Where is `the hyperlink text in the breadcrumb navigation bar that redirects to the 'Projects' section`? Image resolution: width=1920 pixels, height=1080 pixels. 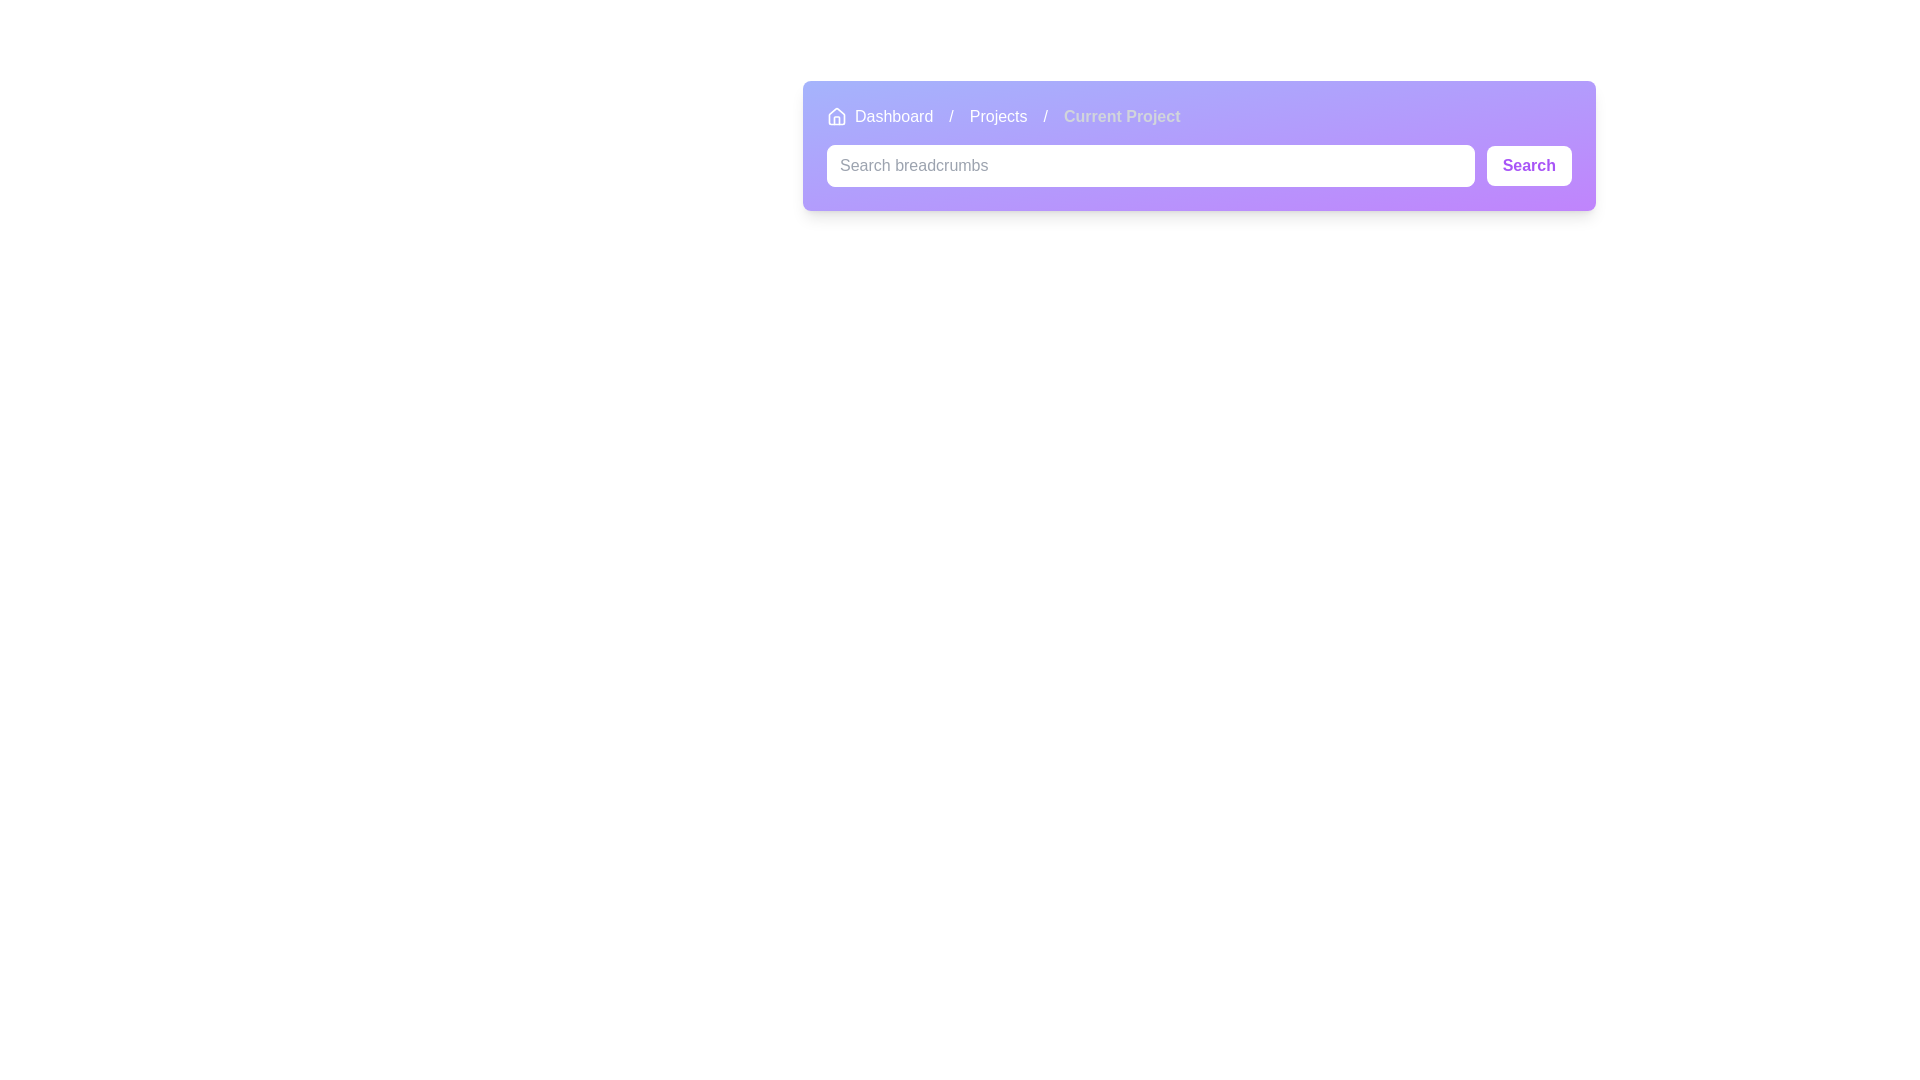
the hyperlink text in the breadcrumb navigation bar that redirects to the 'Projects' section is located at coordinates (998, 116).